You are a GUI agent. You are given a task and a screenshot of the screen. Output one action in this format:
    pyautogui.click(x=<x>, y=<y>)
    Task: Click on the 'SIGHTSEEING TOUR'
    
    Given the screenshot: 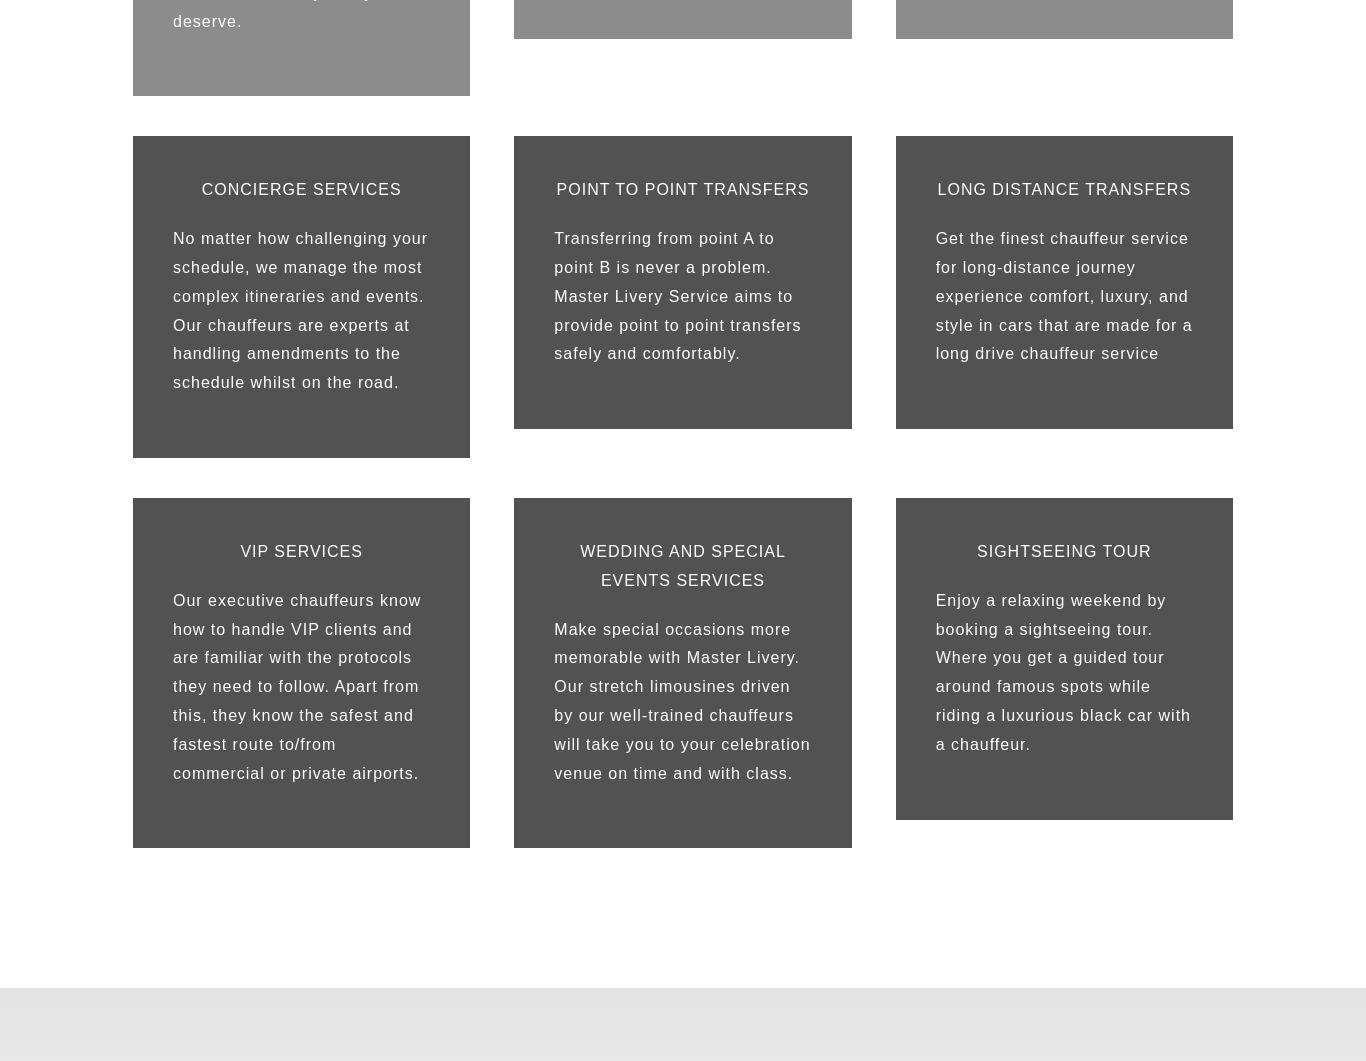 What is the action you would take?
    pyautogui.click(x=1062, y=550)
    